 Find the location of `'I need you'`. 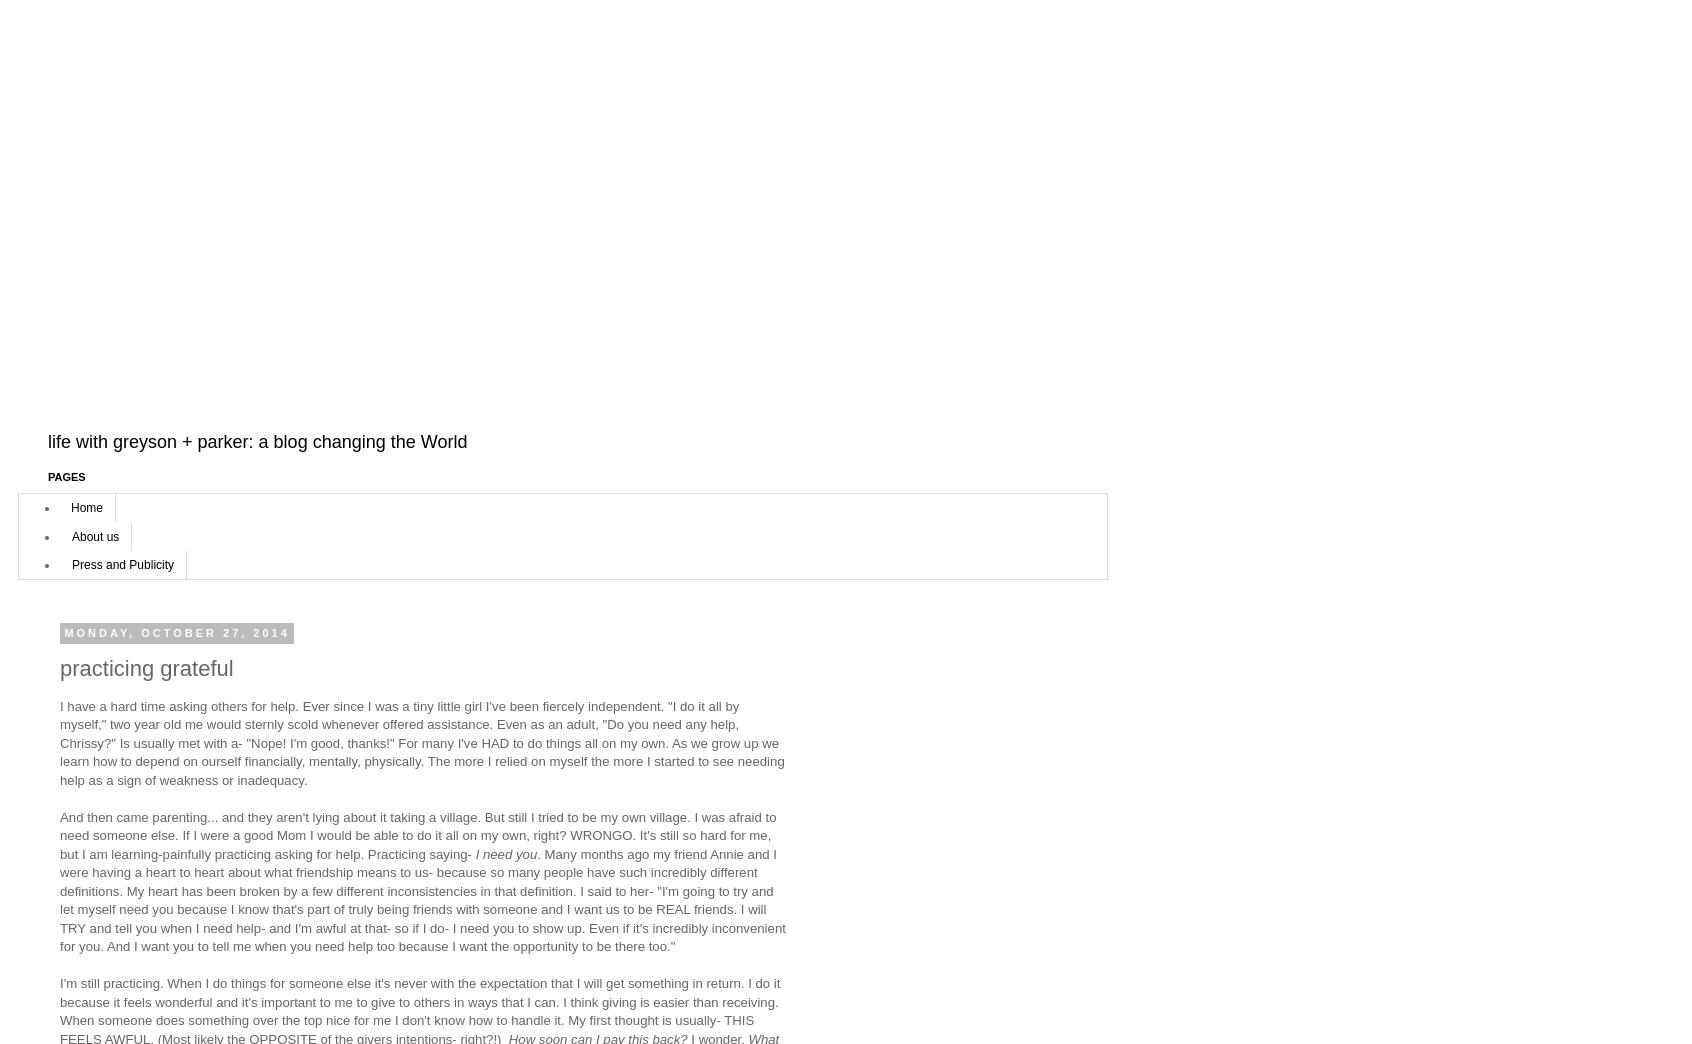

'I need you' is located at coordinates (473, 853).